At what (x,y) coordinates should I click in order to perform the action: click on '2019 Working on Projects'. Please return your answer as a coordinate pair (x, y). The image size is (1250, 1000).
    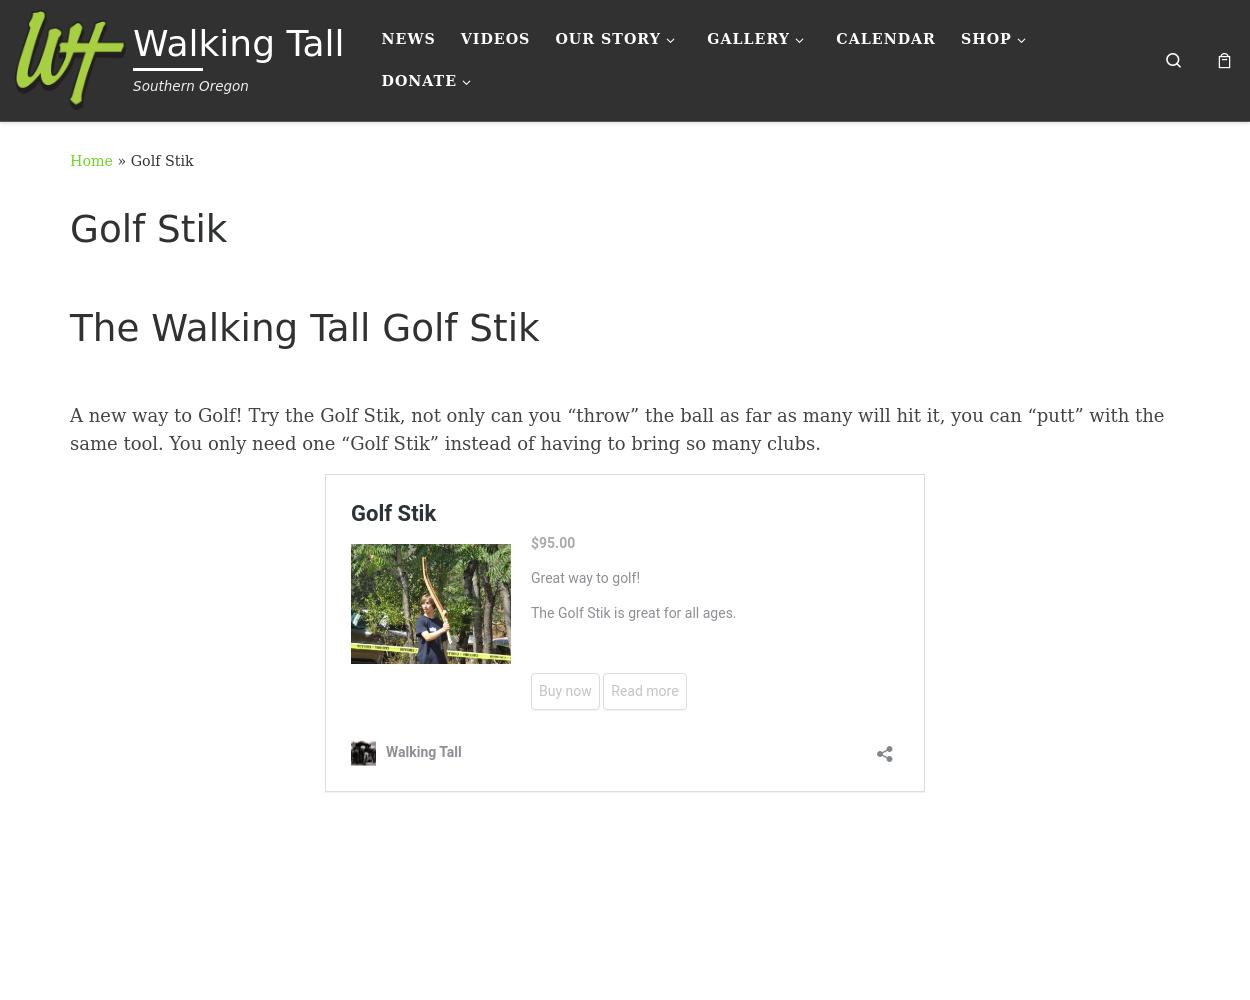
    Looking at the image, I should click on (863, 318).